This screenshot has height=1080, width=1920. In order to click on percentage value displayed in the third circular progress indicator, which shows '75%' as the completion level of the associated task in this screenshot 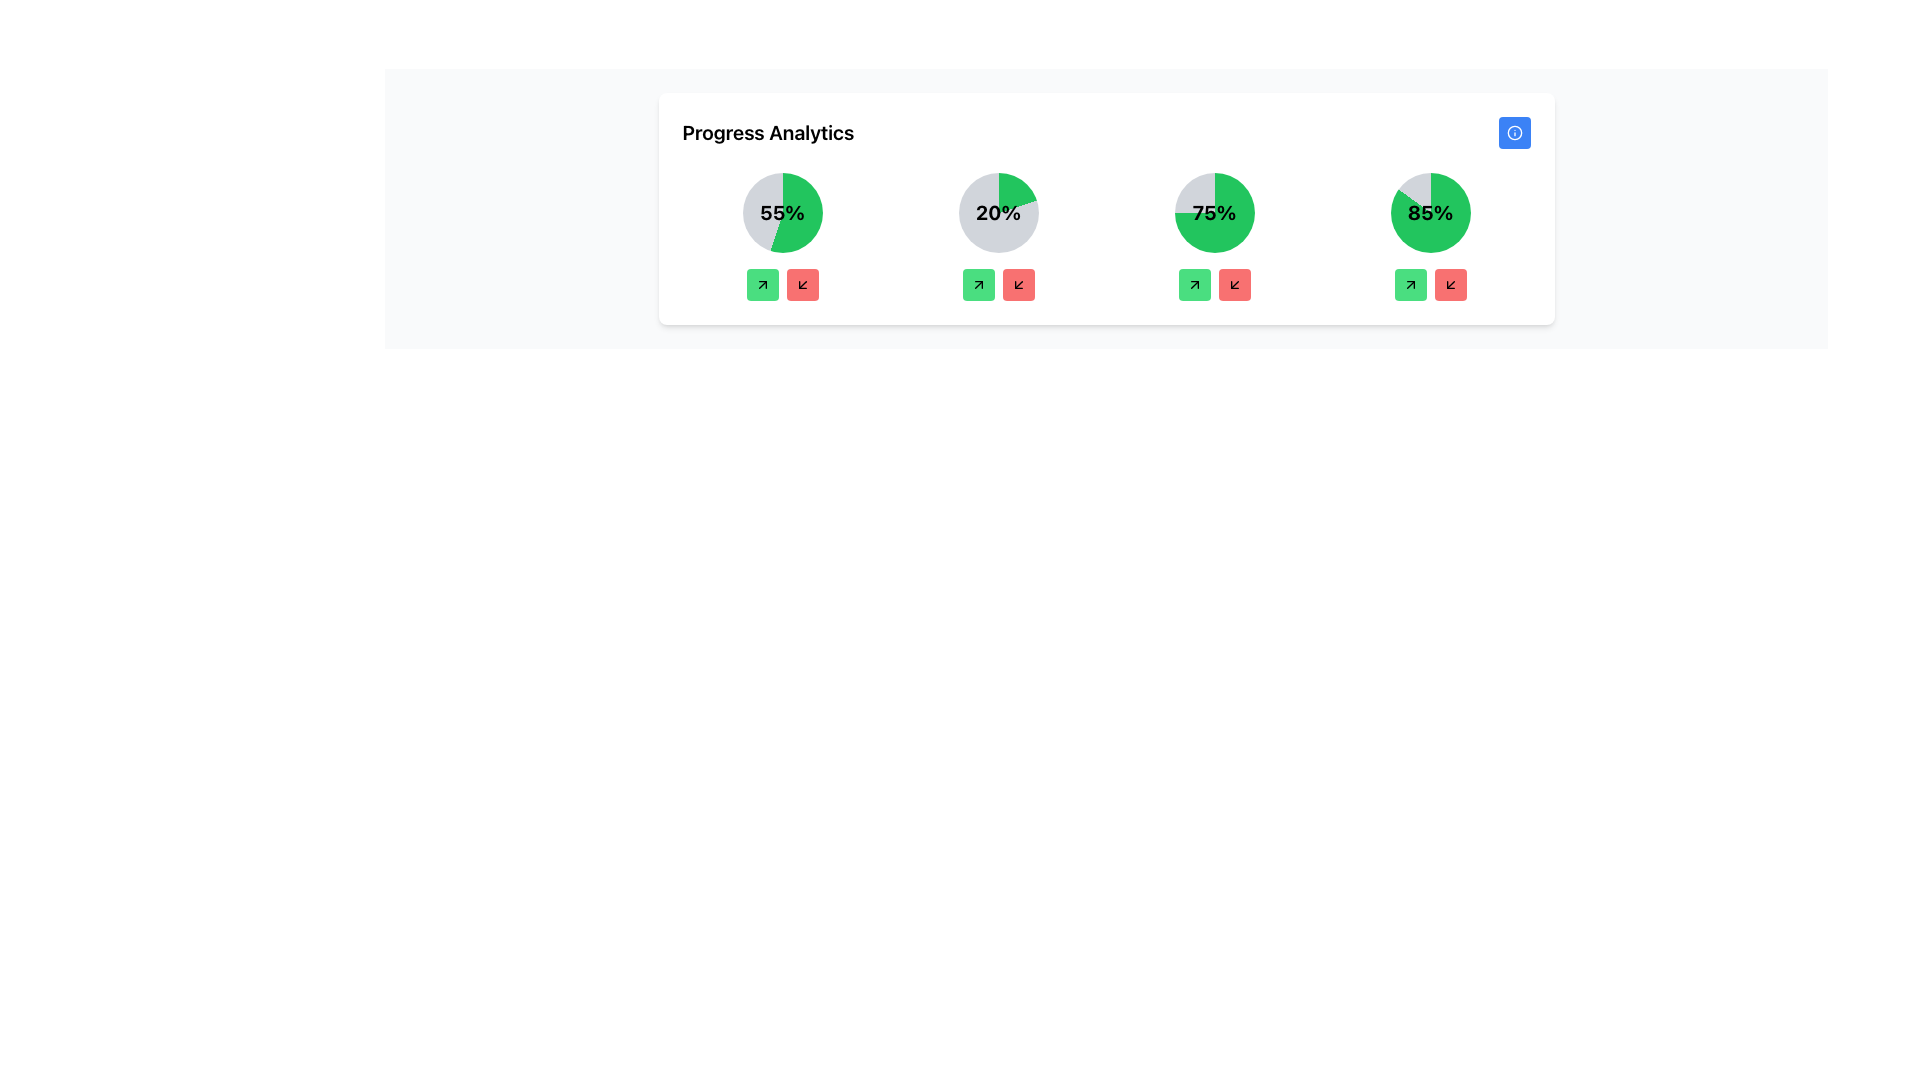, I will do `click(1213, 212)`.